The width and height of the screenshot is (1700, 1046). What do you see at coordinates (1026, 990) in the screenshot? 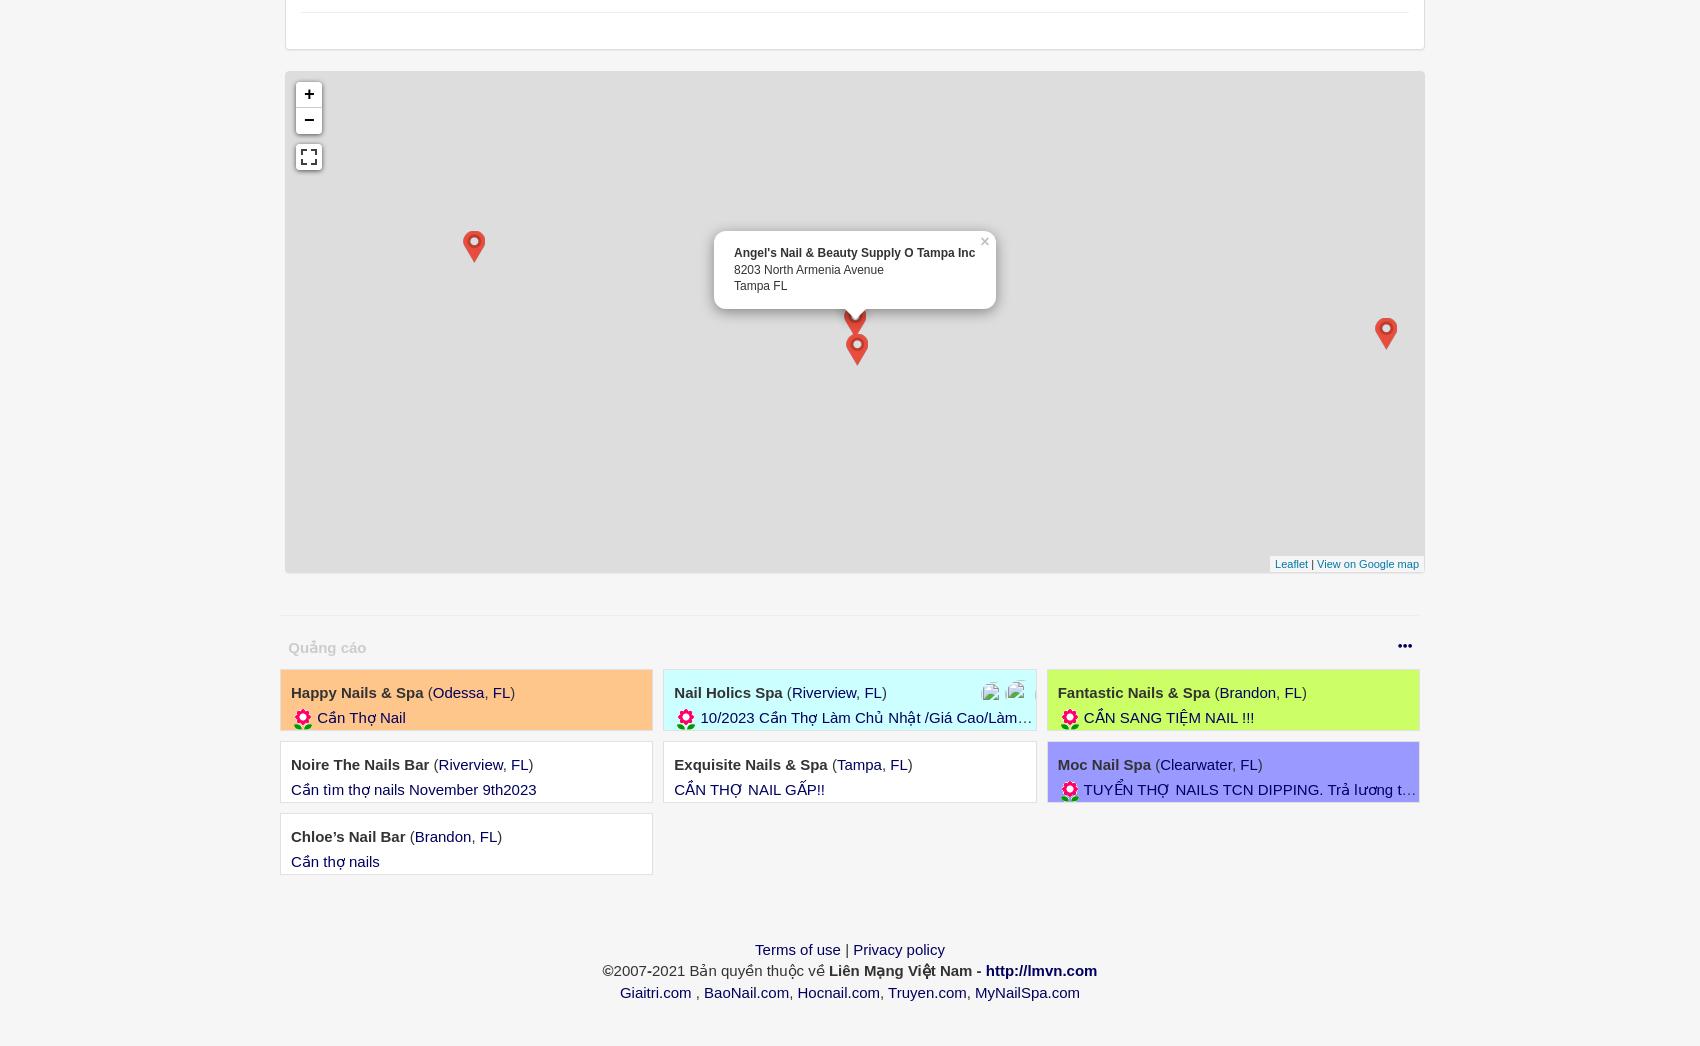
I see `'MyNailSpa.com'` at bounding box center [1026, 990].